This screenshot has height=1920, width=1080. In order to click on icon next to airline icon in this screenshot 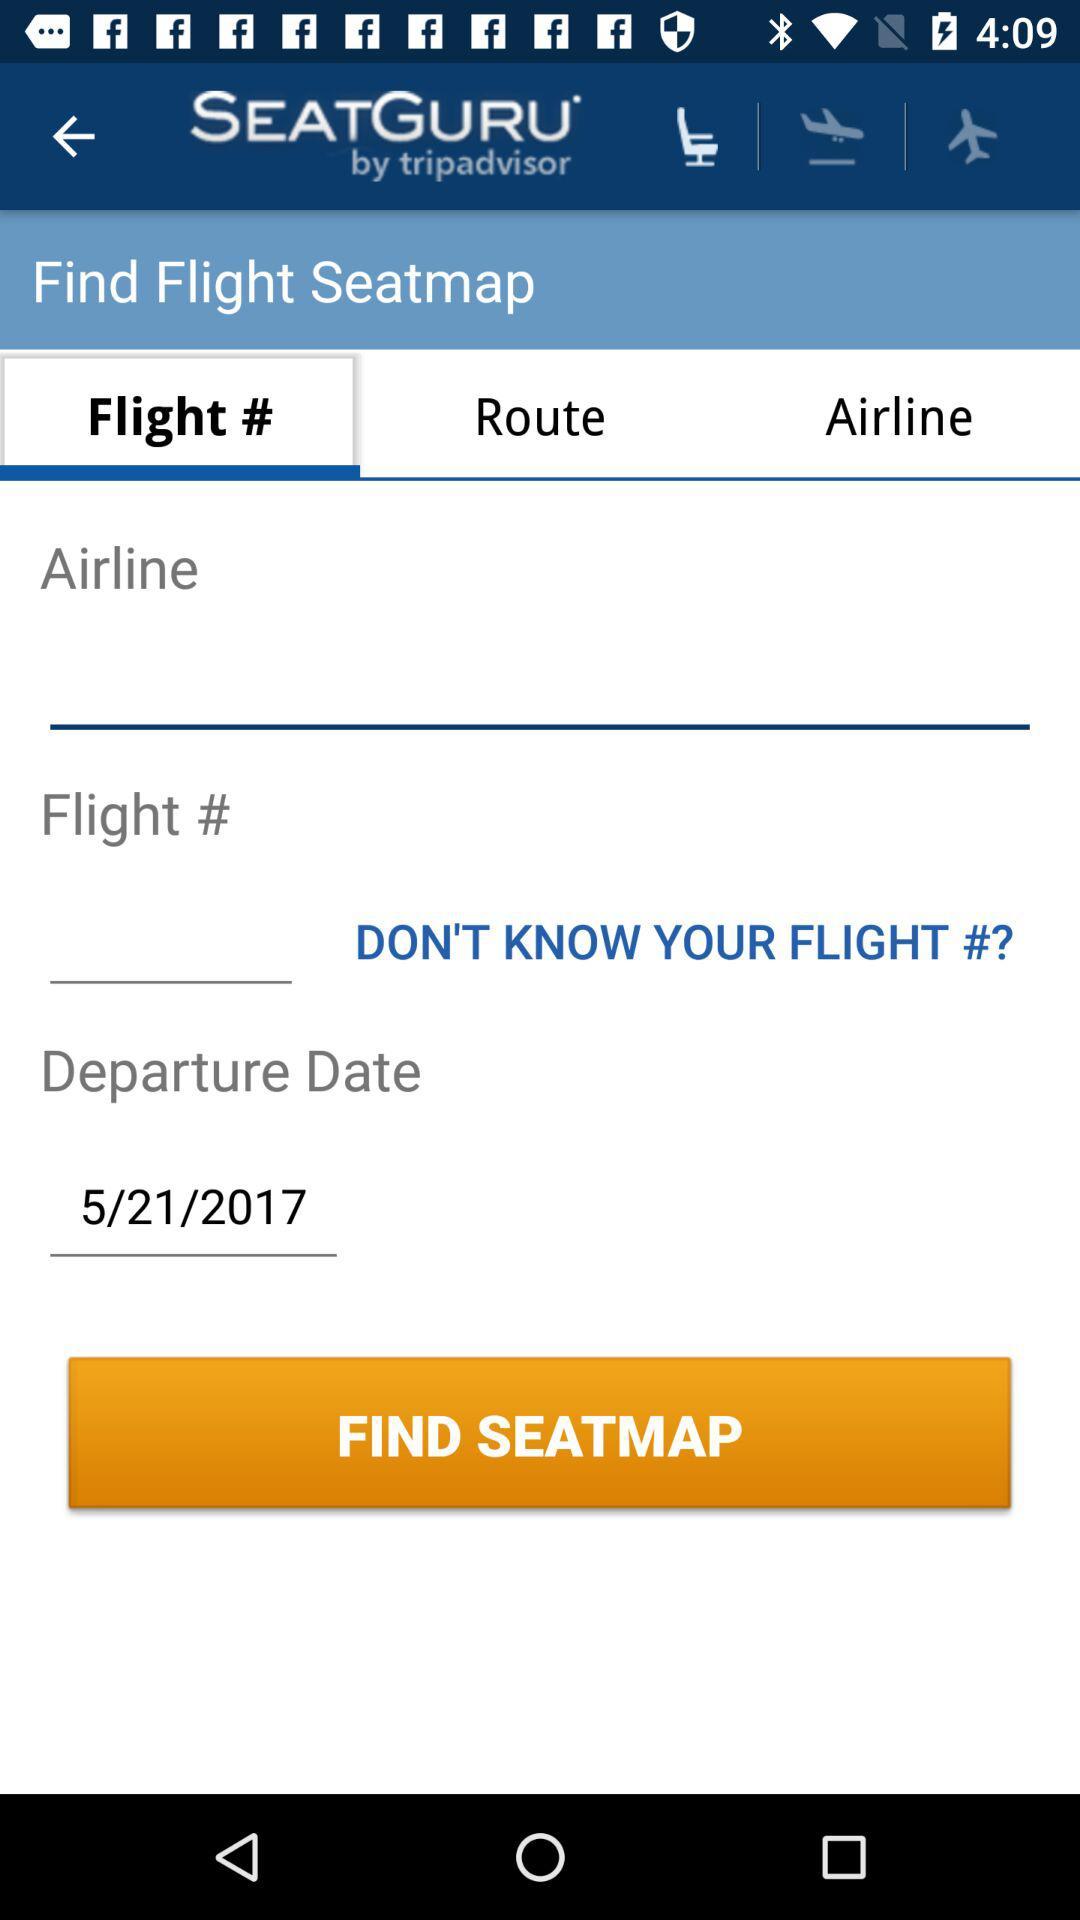, I will do `click(540, 414)`.